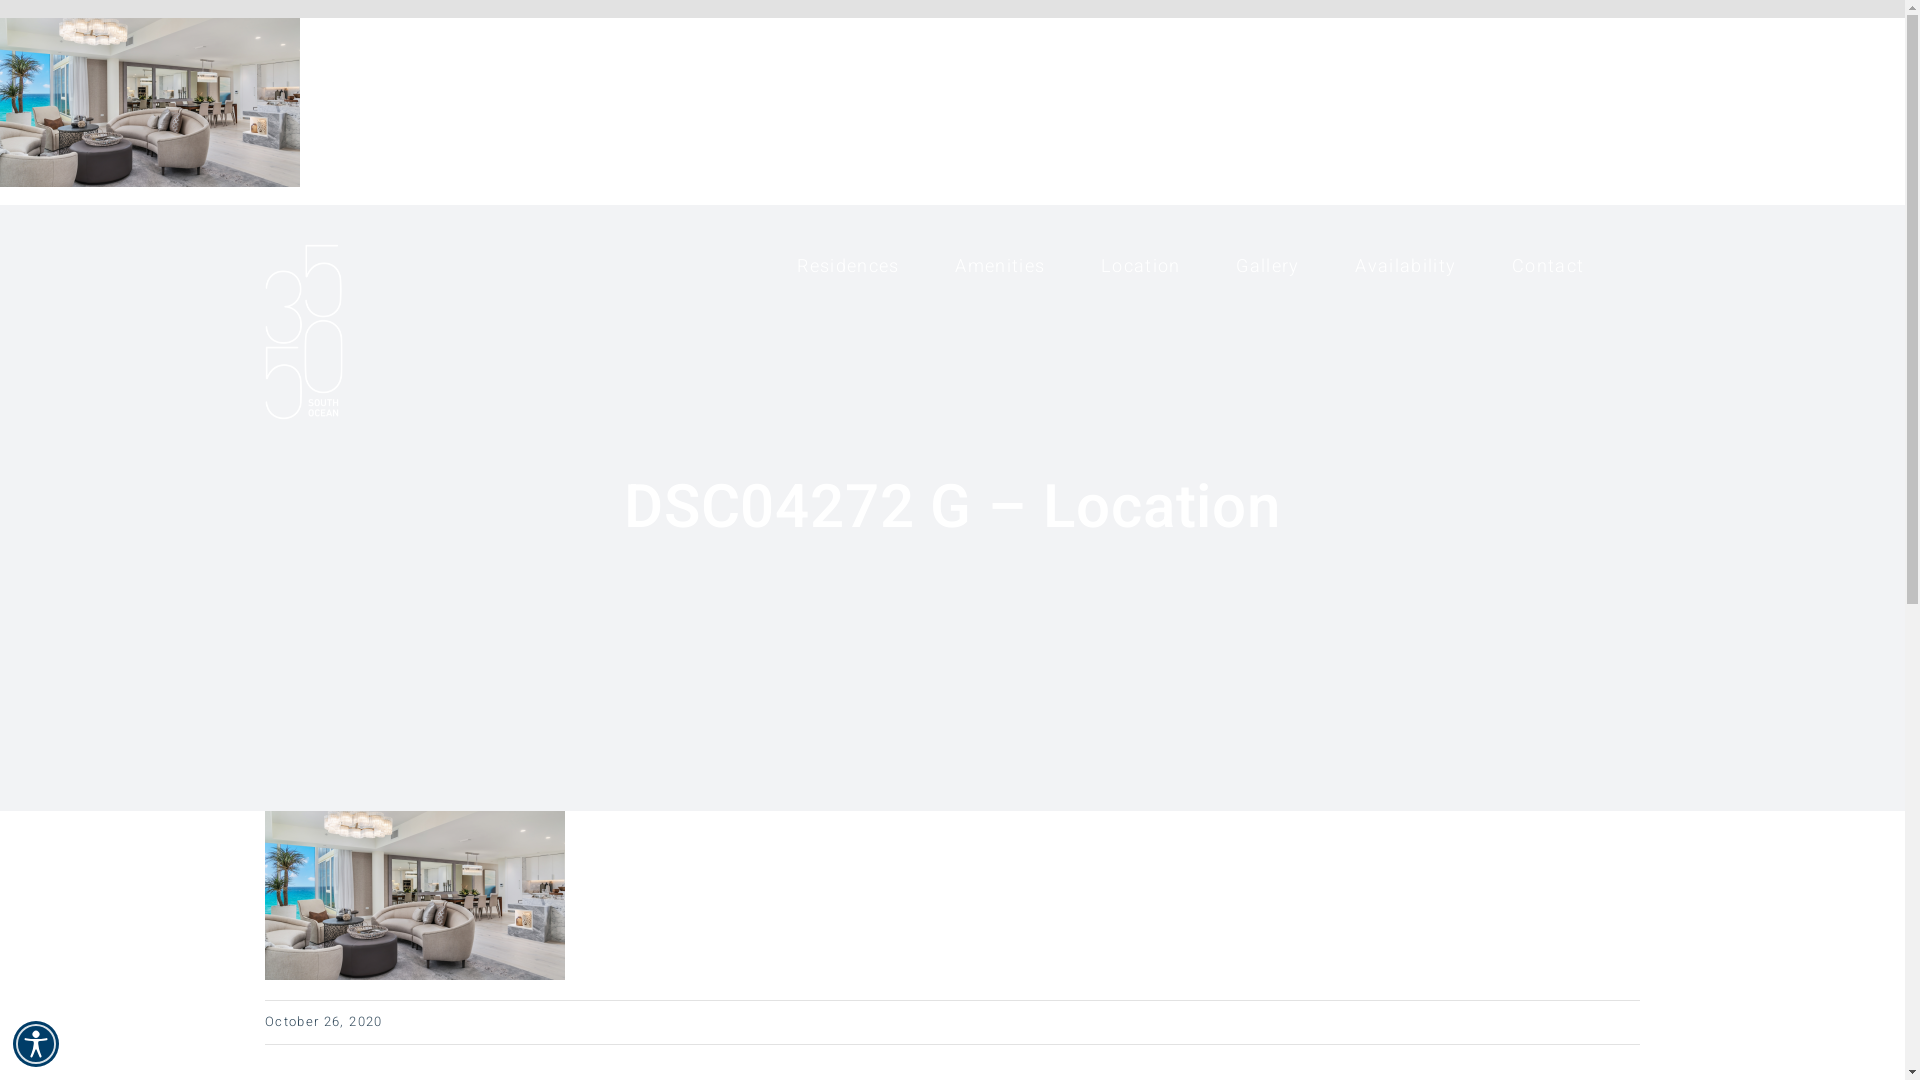  I want to click on 'Amenities', so click(999, 265).